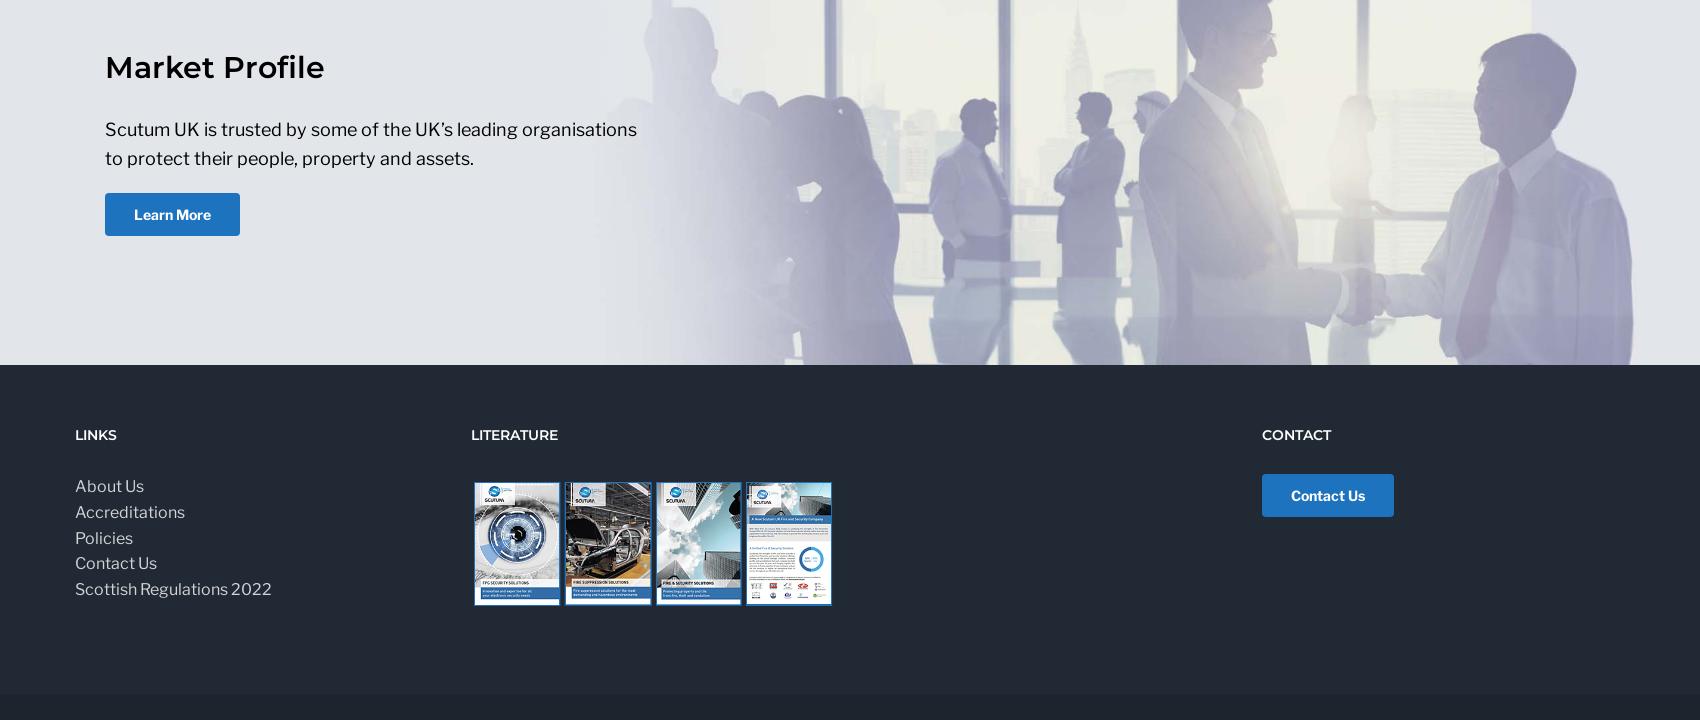  I want to click on 'Scutum UK is trusted by some of the UK’s leading organisations to protect their people, property and assets.', so click(368, 142).